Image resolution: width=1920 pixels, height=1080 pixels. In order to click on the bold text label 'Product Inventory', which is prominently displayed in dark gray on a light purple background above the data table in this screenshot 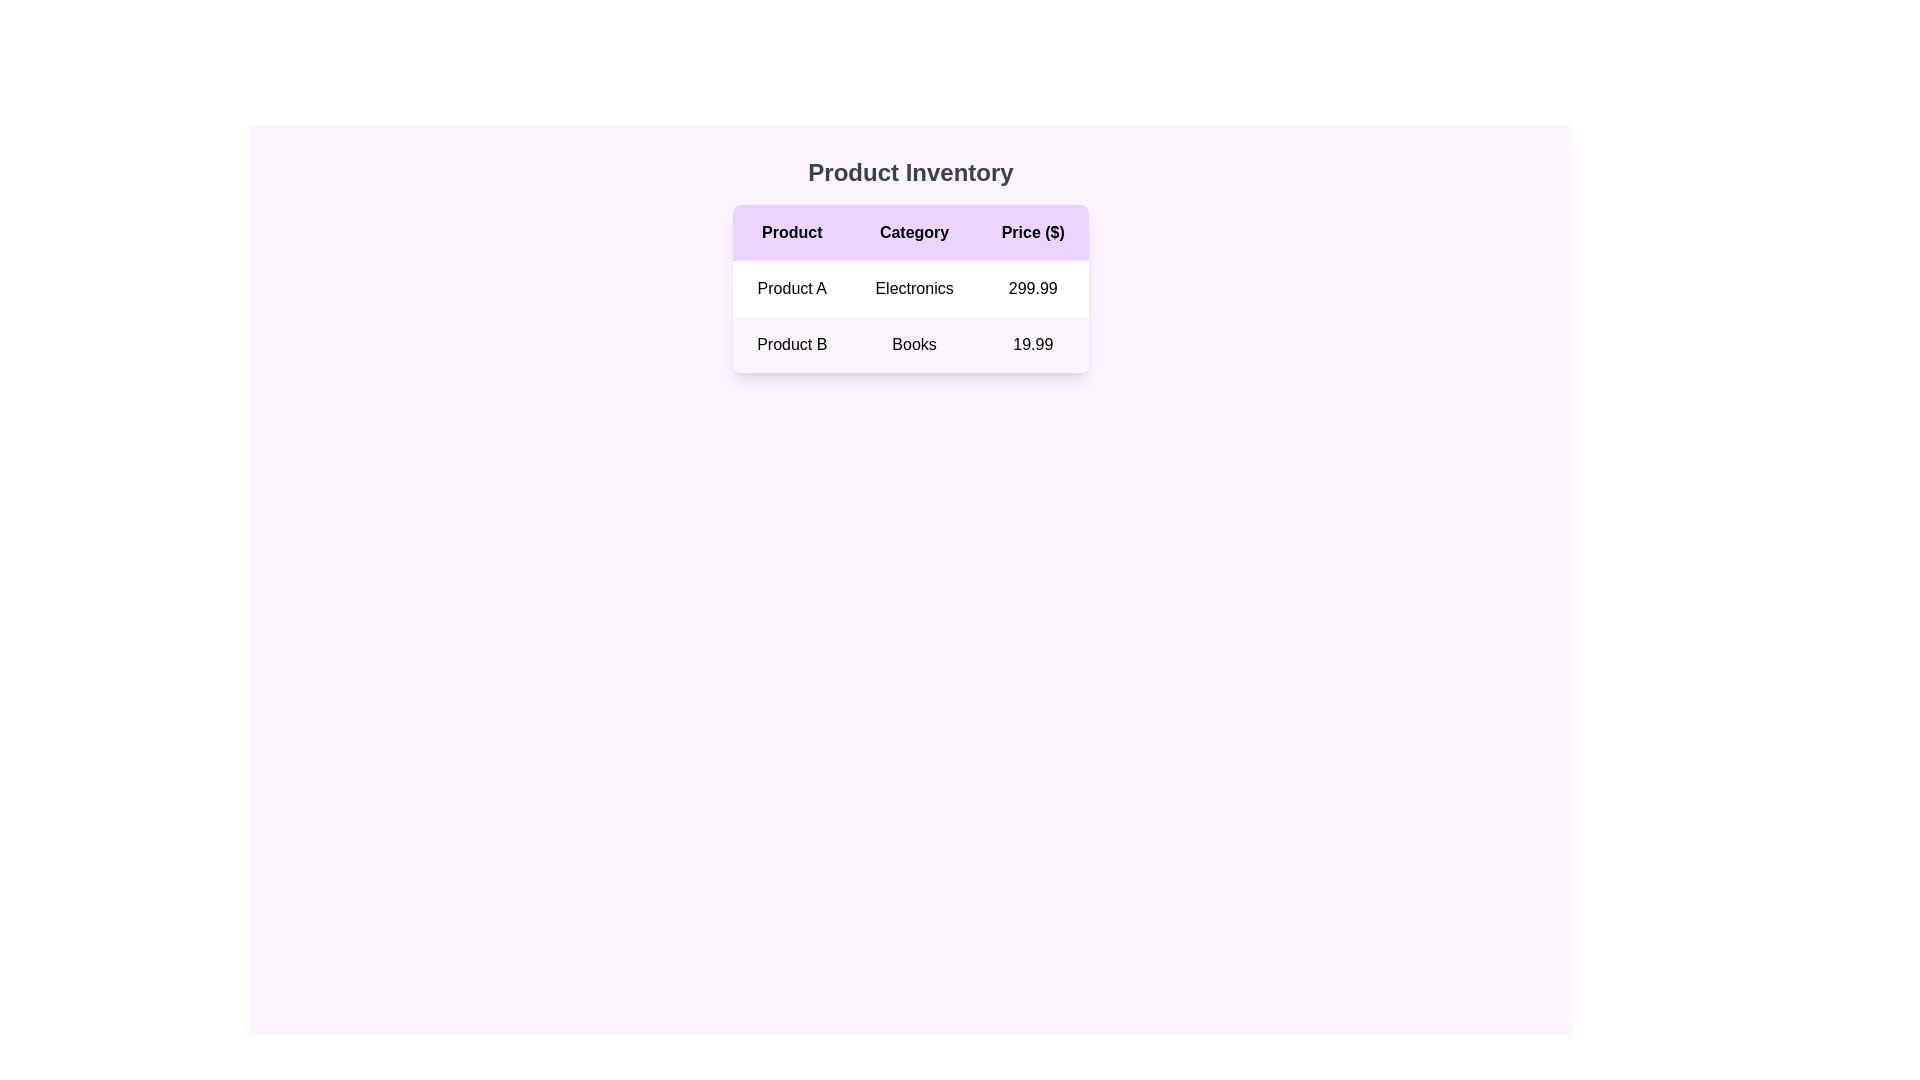, I will do `click(910, 172)`.